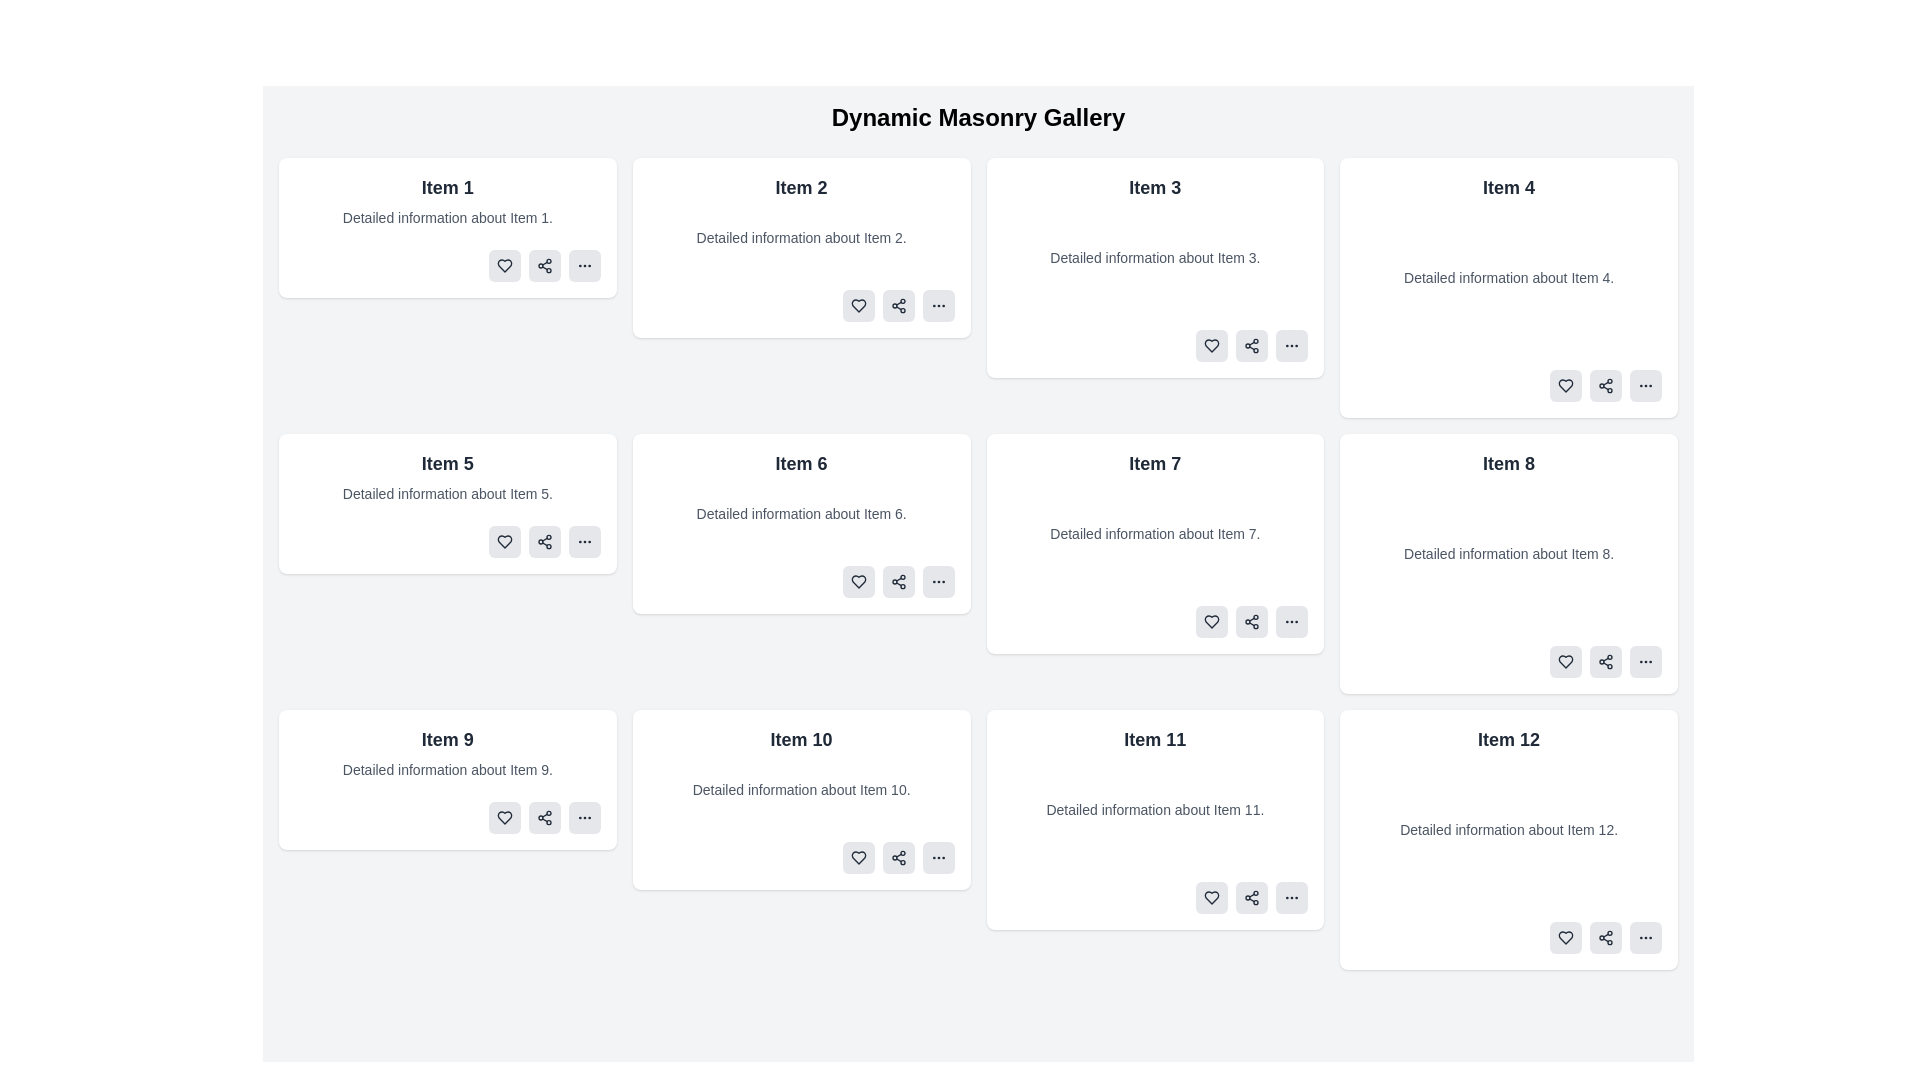 The width and height of the screenshot is (1920, 1080). Describe the element at coordinates (1251, 345) in the screenshot. I see `the share icon button located at the centered-rightmost position within the 'Item 3' card` at that location.